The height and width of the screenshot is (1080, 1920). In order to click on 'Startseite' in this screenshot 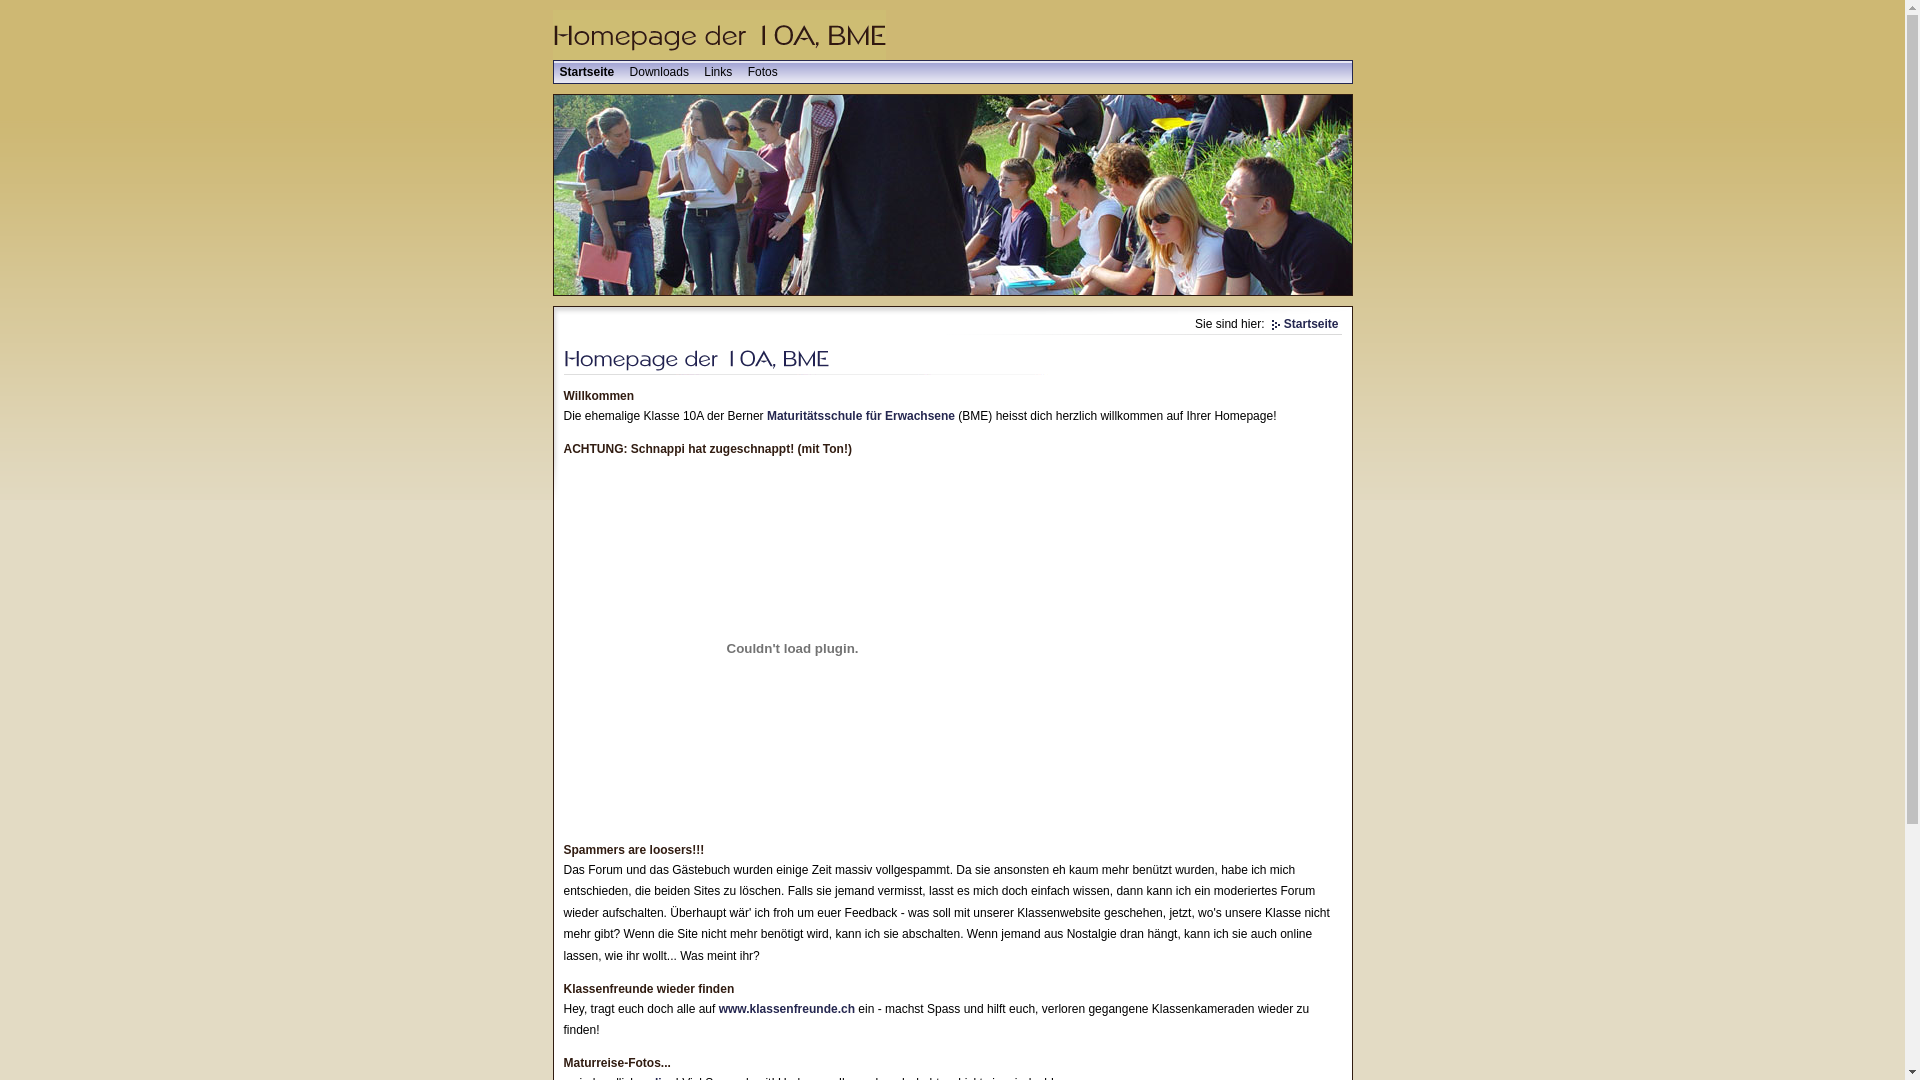, I will do `click(586, 71)`.